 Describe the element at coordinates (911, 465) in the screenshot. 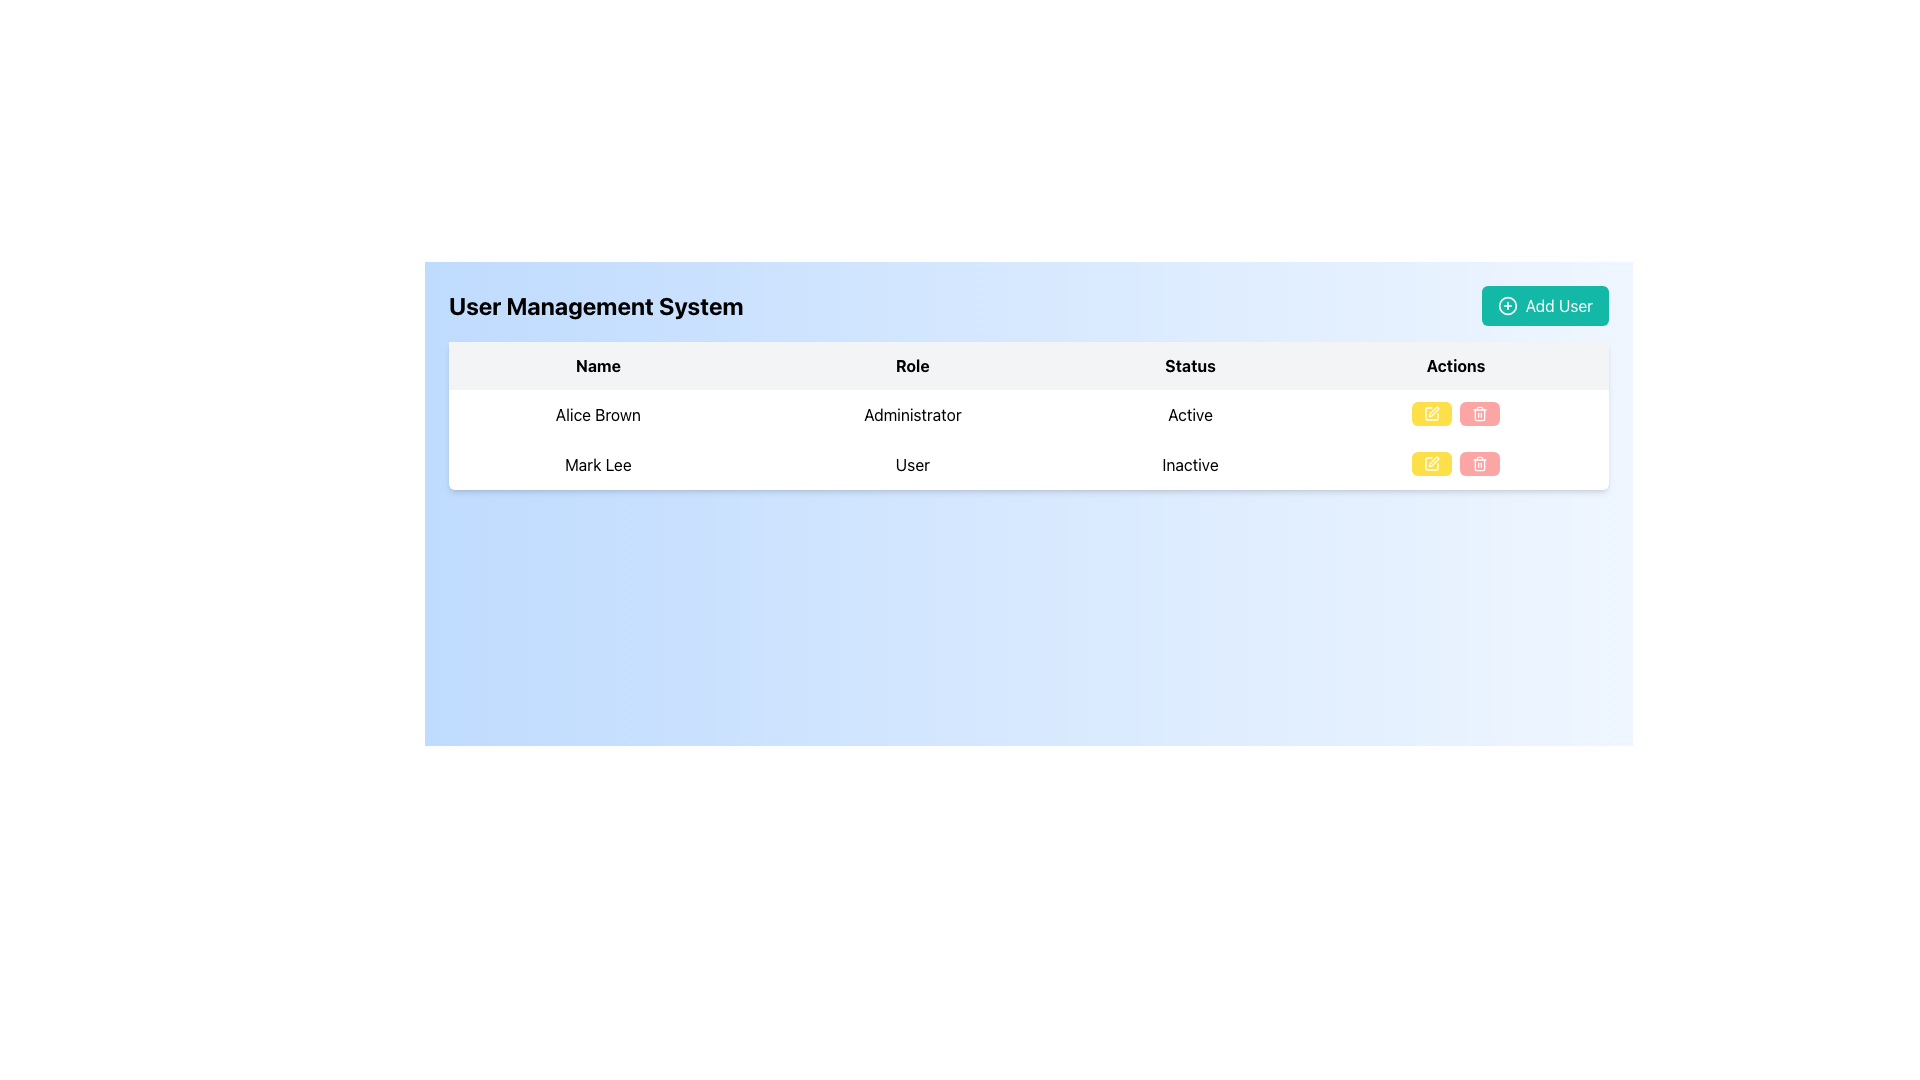

I see `the Text Label displaying 'User' in the 'Role' column of the data table, positioned to the left of the 'Status' column, which is the second entry associated with 'Mark Lee'` at that location.